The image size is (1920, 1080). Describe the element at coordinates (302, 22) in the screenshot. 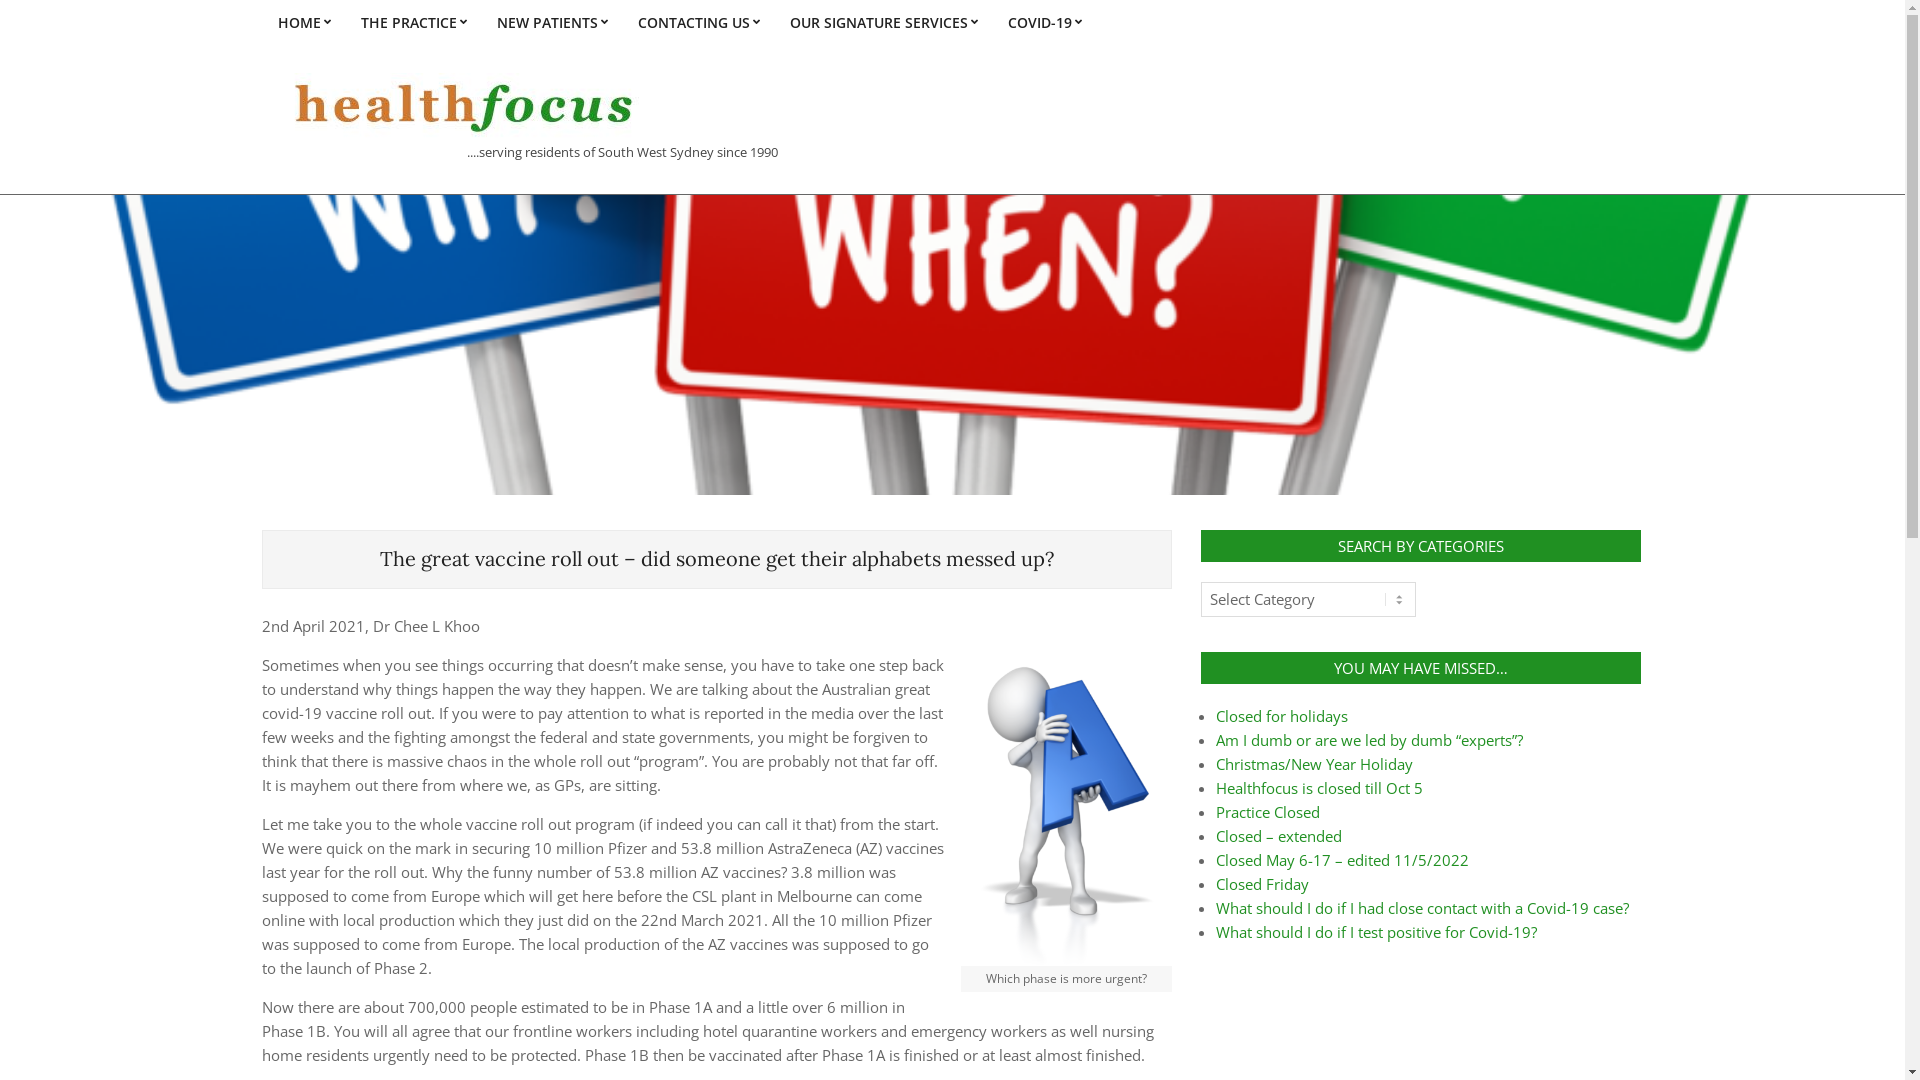

I see `'HOME'` at that location.